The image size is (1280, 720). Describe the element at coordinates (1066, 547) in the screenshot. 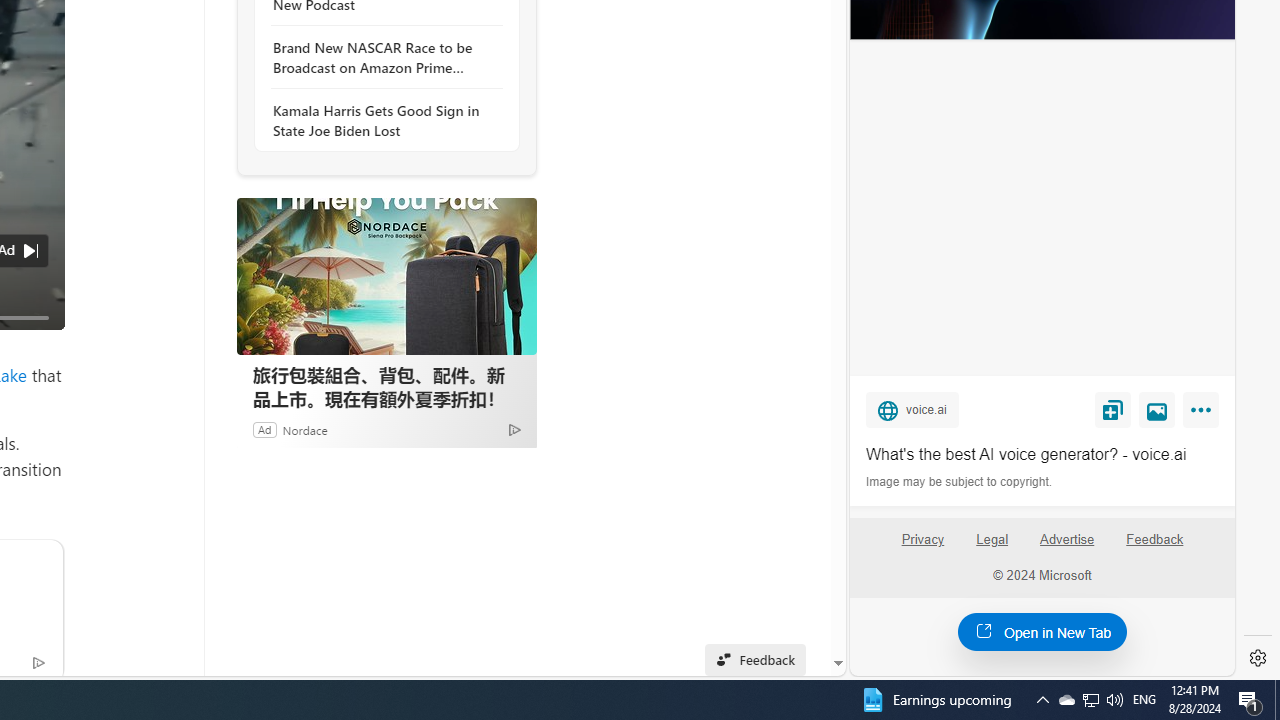

I see `'Advertise'` at that location.